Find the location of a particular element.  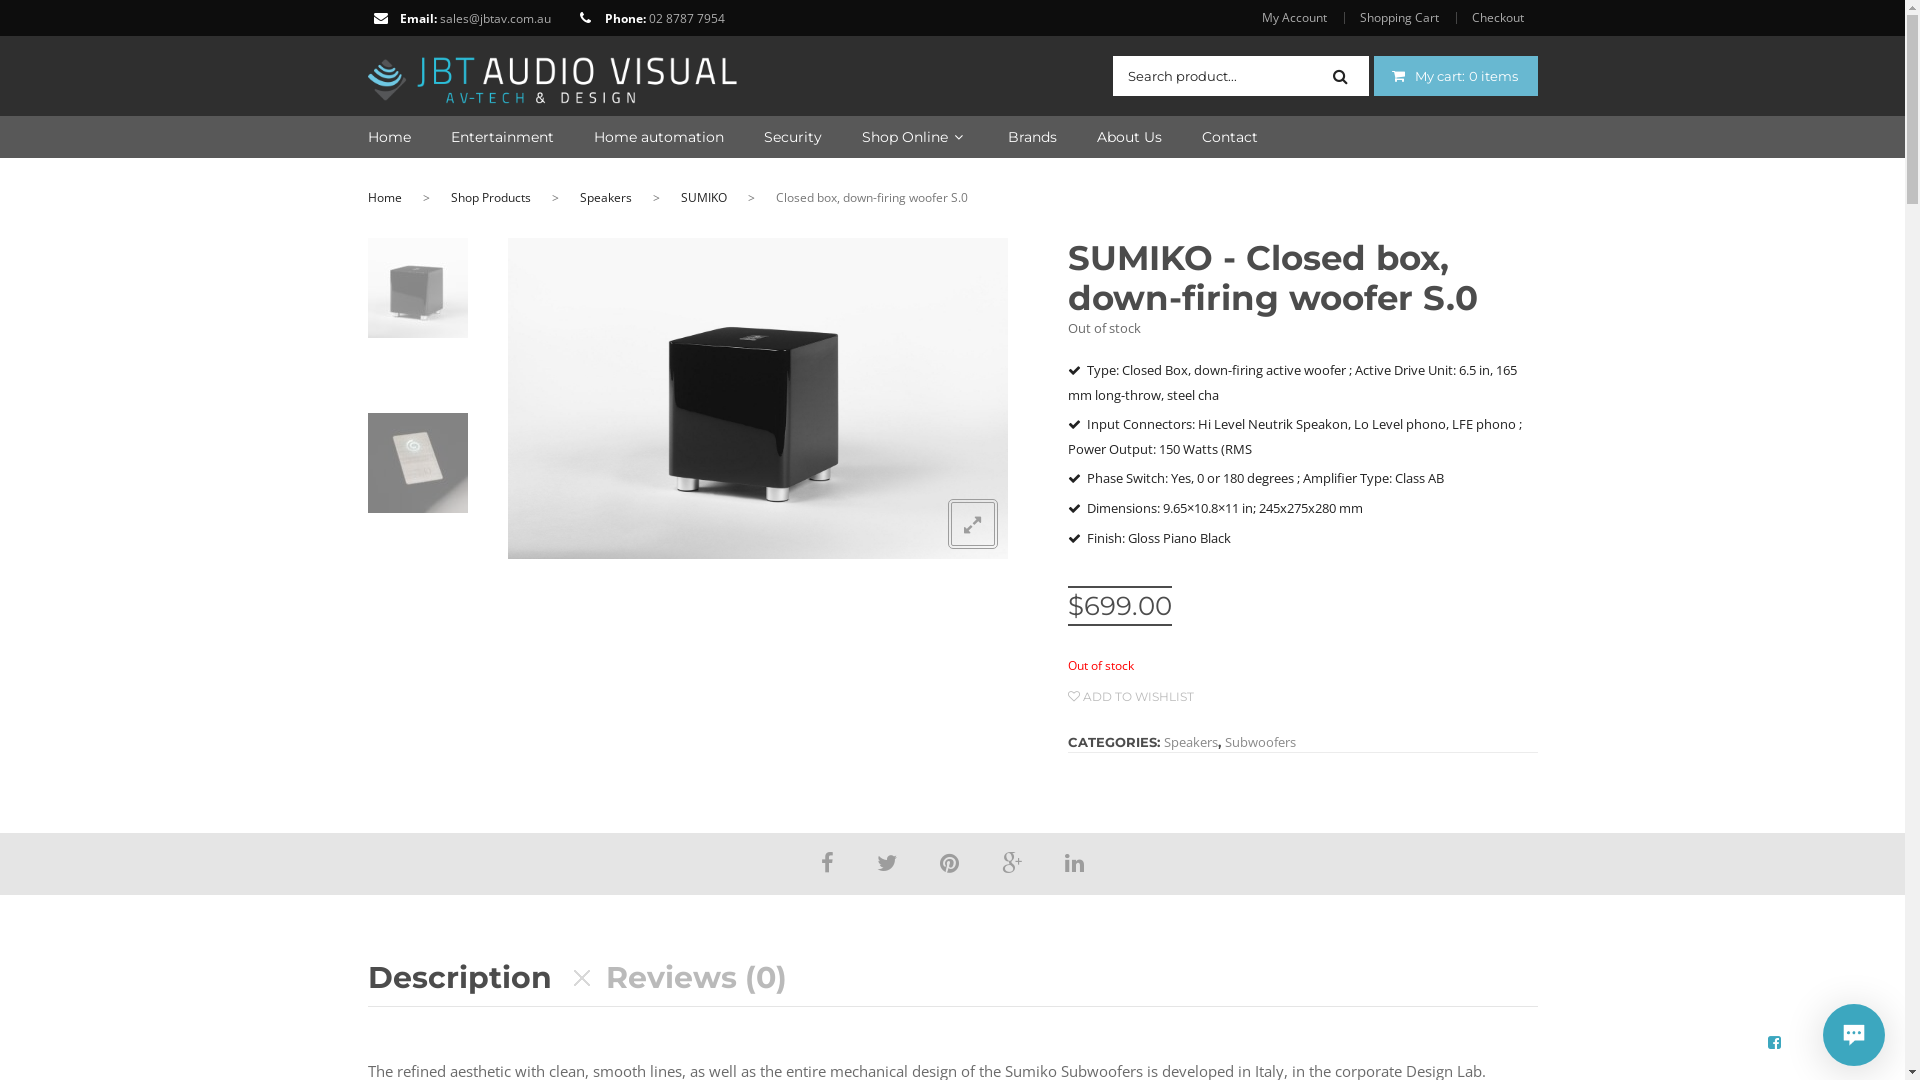

'Shop Online' is located at coordinates (821, 136).